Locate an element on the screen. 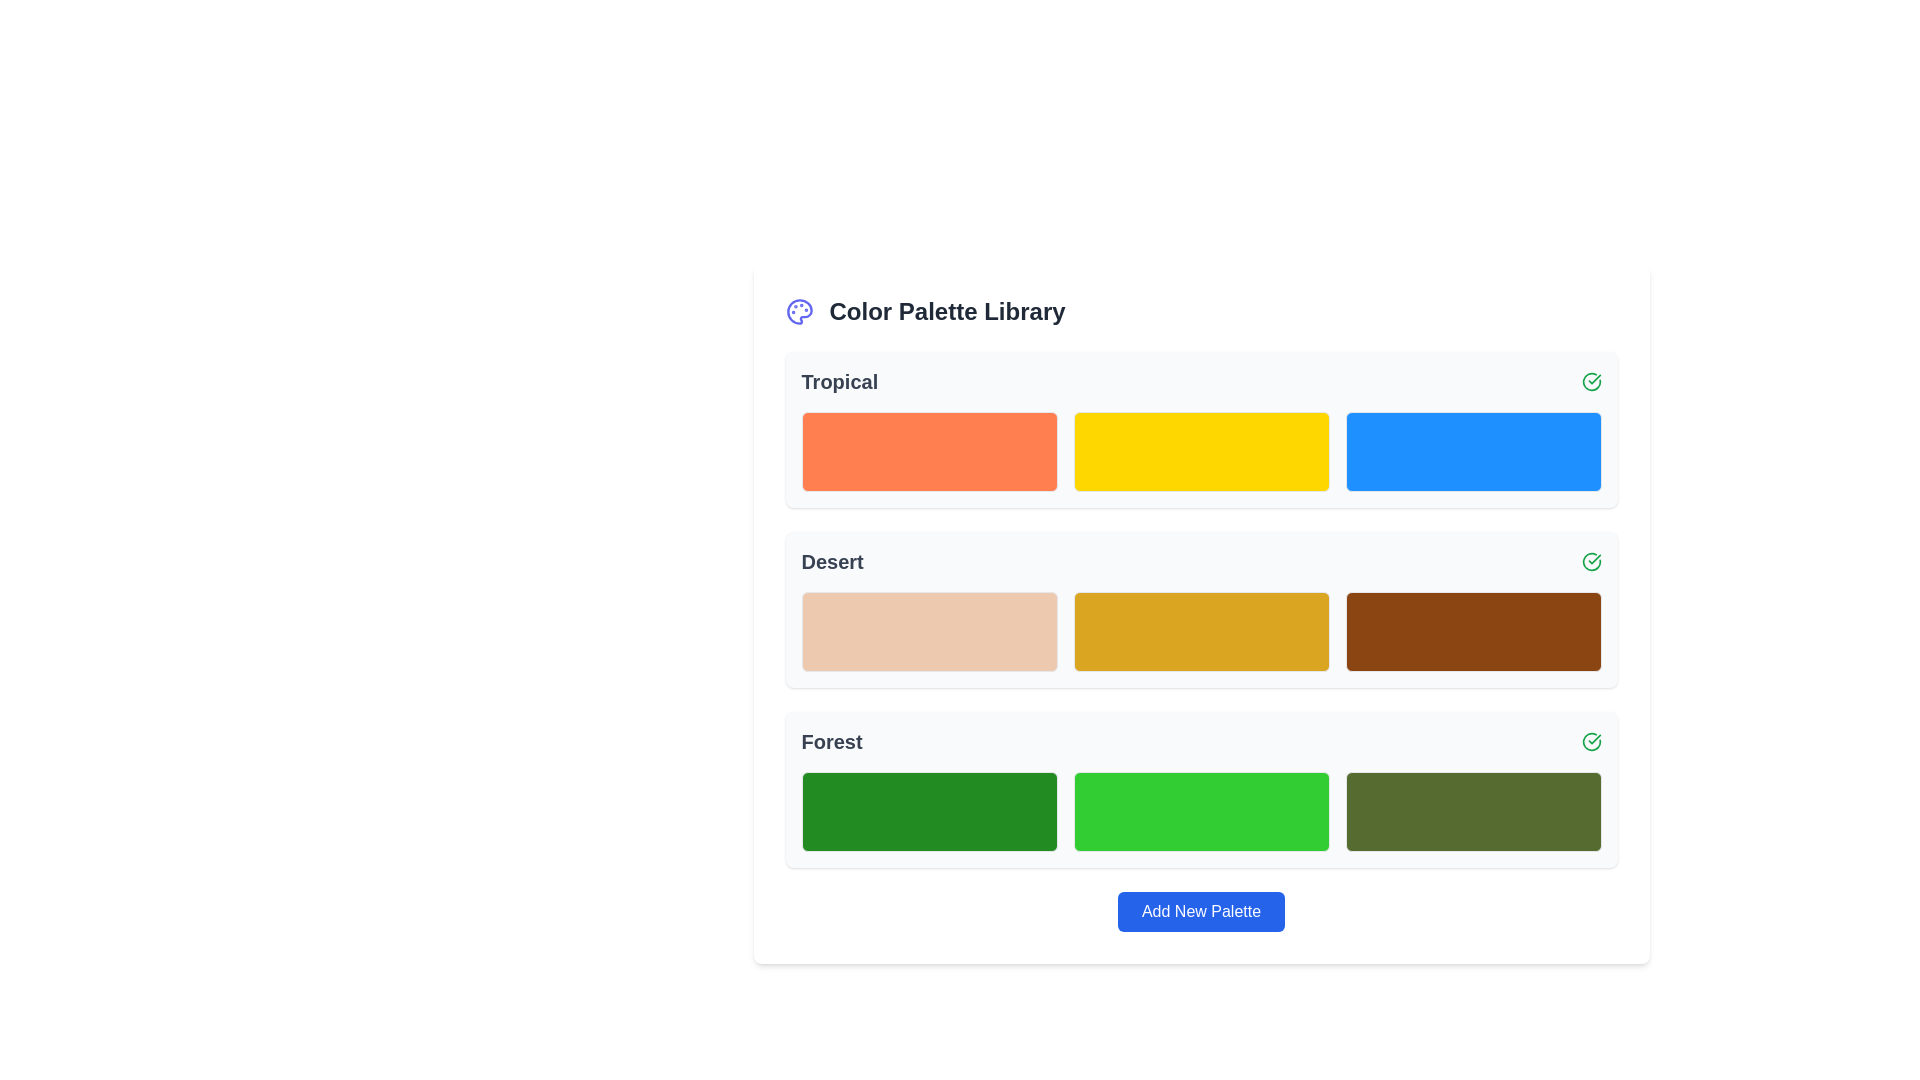  the Status indicator icon, which is a green circle with a check mark, positioned to the far right side of the 'Forest' label is located at coordinates (1590, 741).